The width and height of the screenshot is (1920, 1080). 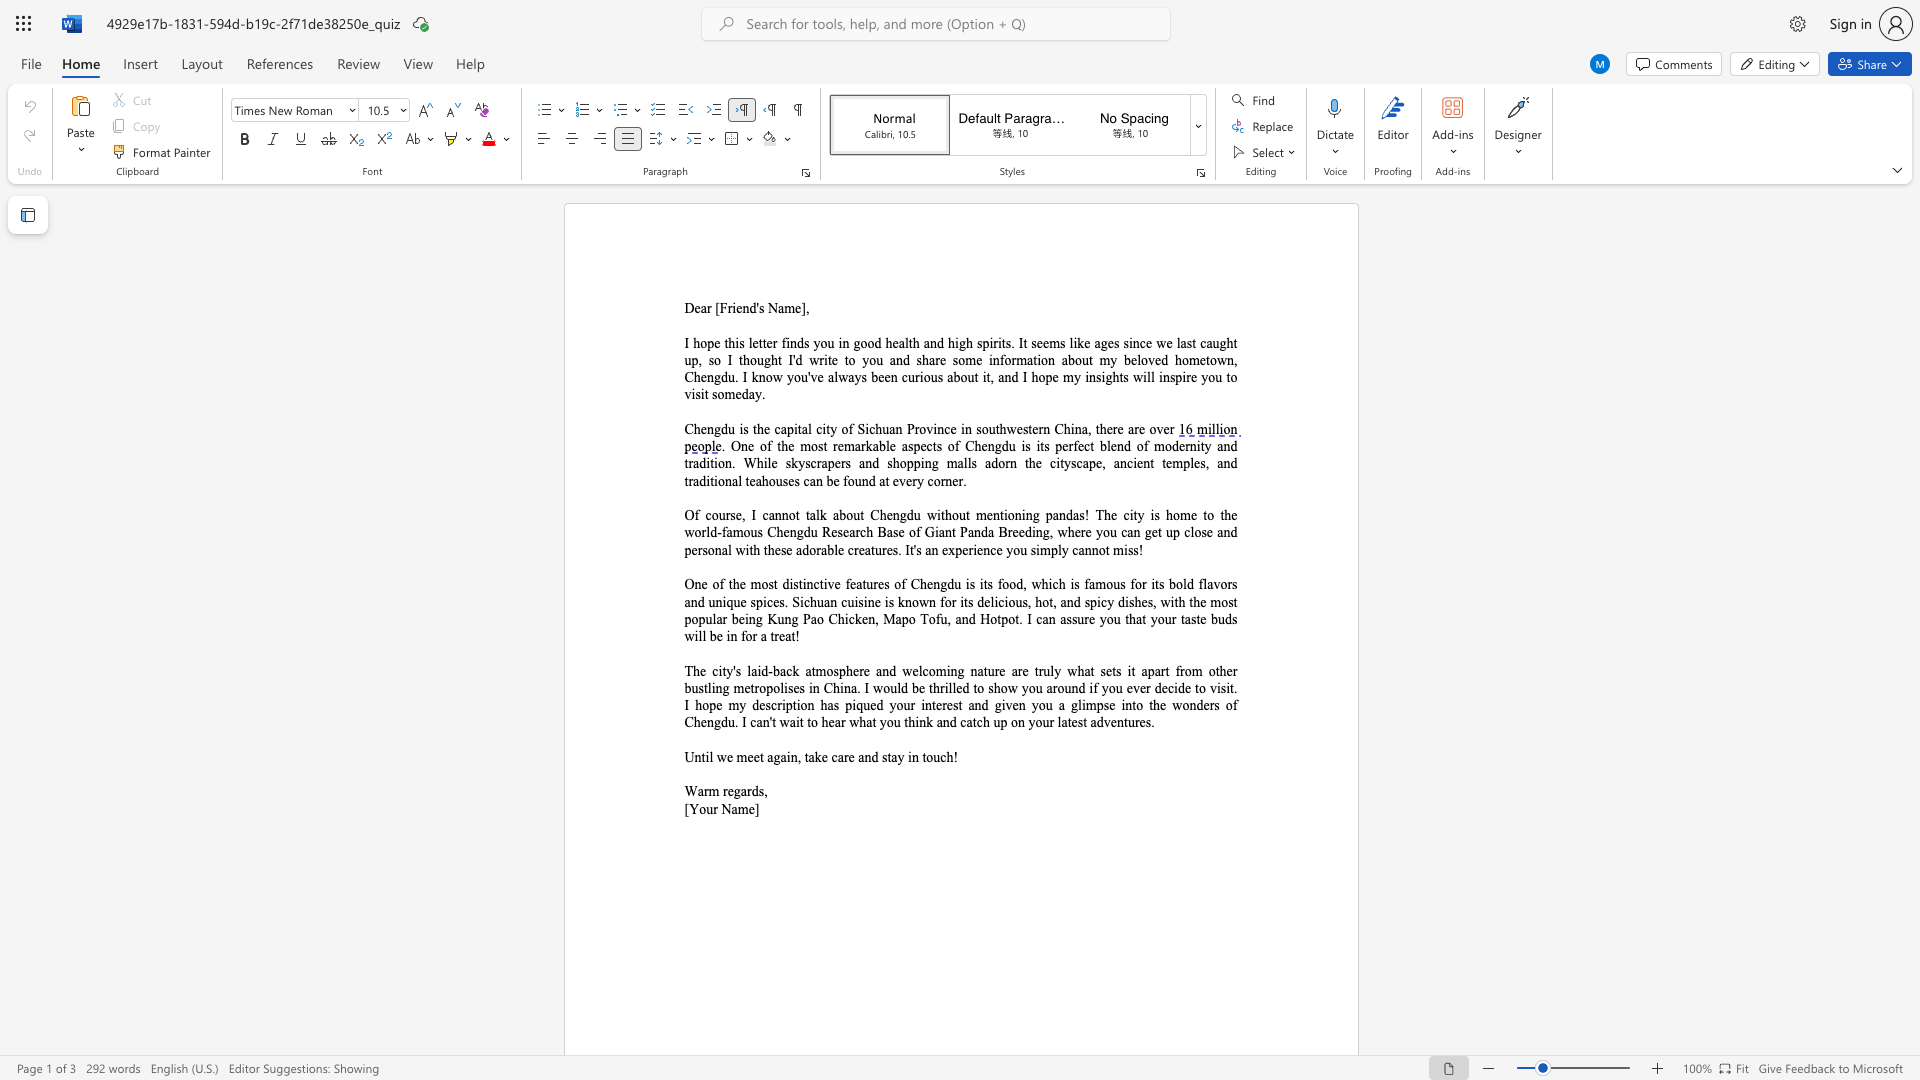 I want to click on the subset text "Chengd" within the text "Chengdu is the capital city of Sichuan Province in southwestern China, there are over", so click(x=684, y=428).